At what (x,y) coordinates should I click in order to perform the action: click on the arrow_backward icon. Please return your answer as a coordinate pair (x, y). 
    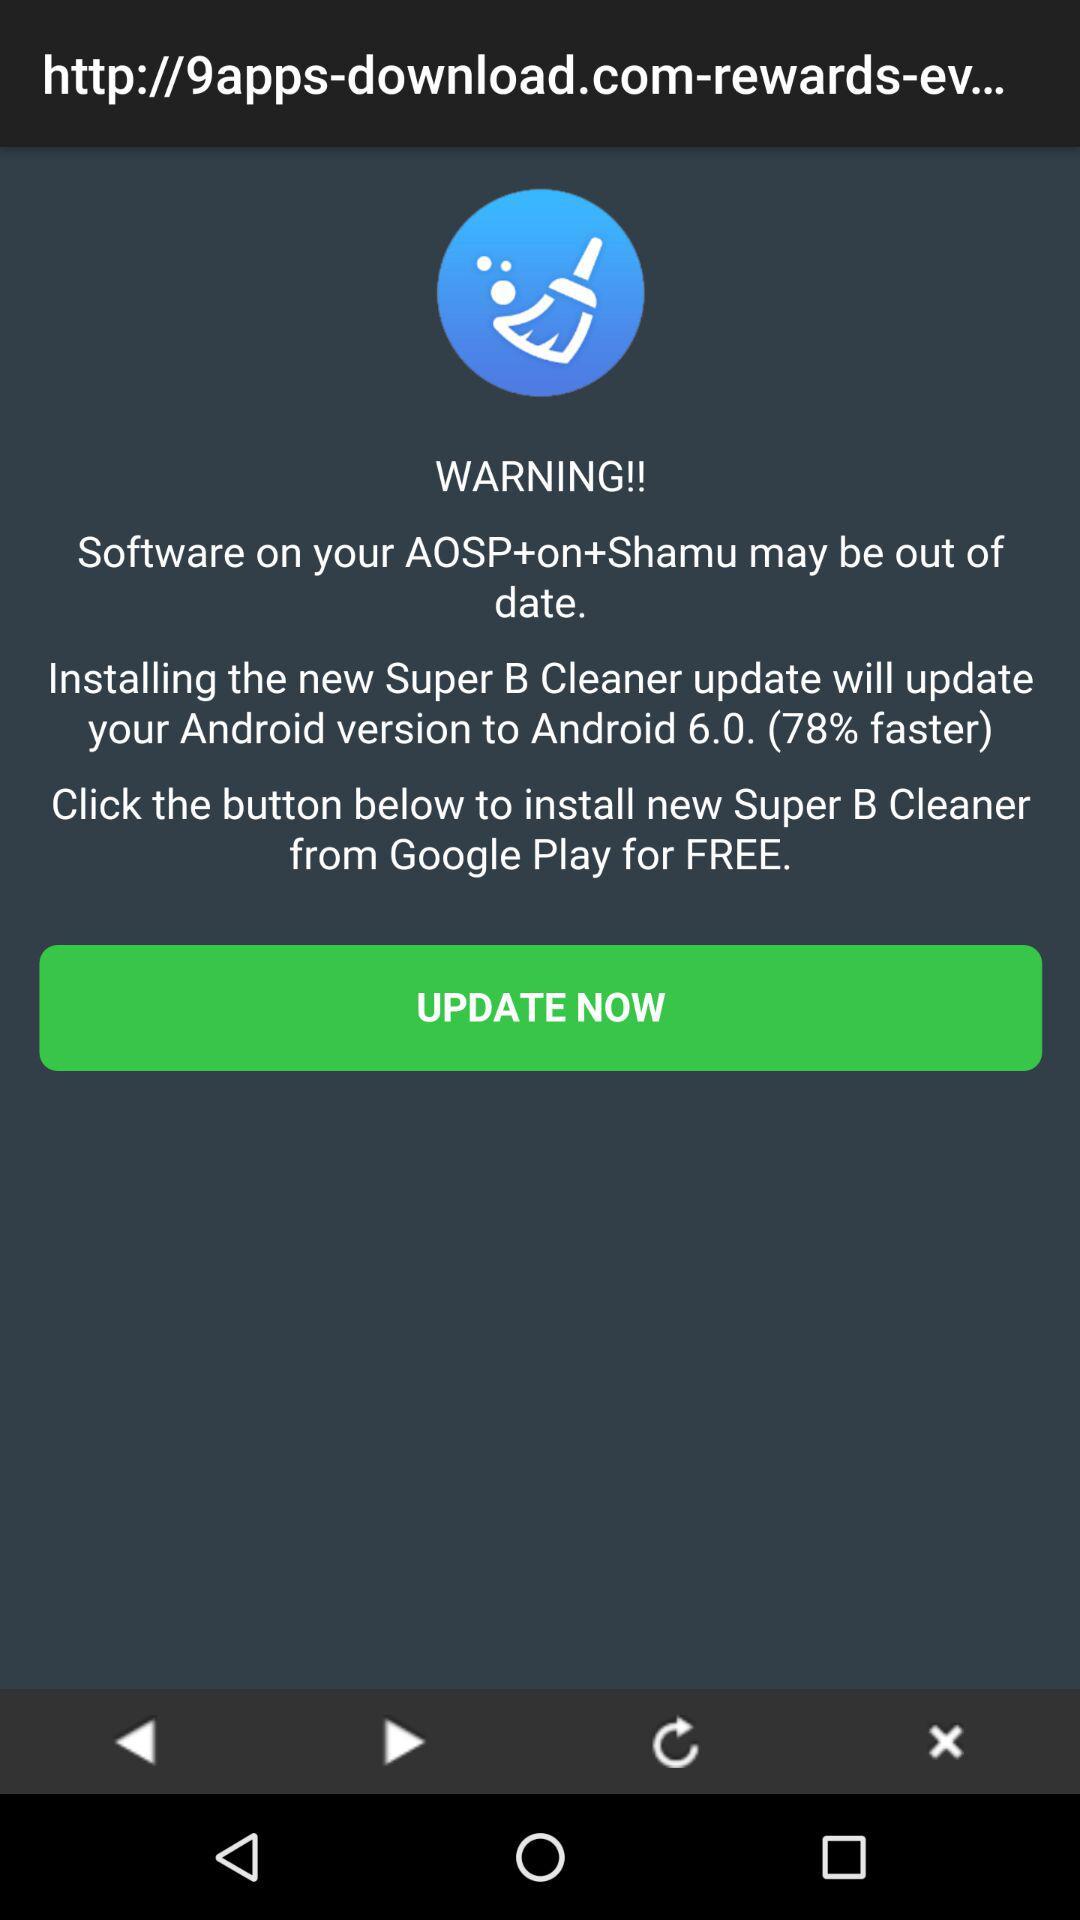
    Looking at the image, I should click on (135, 1740).